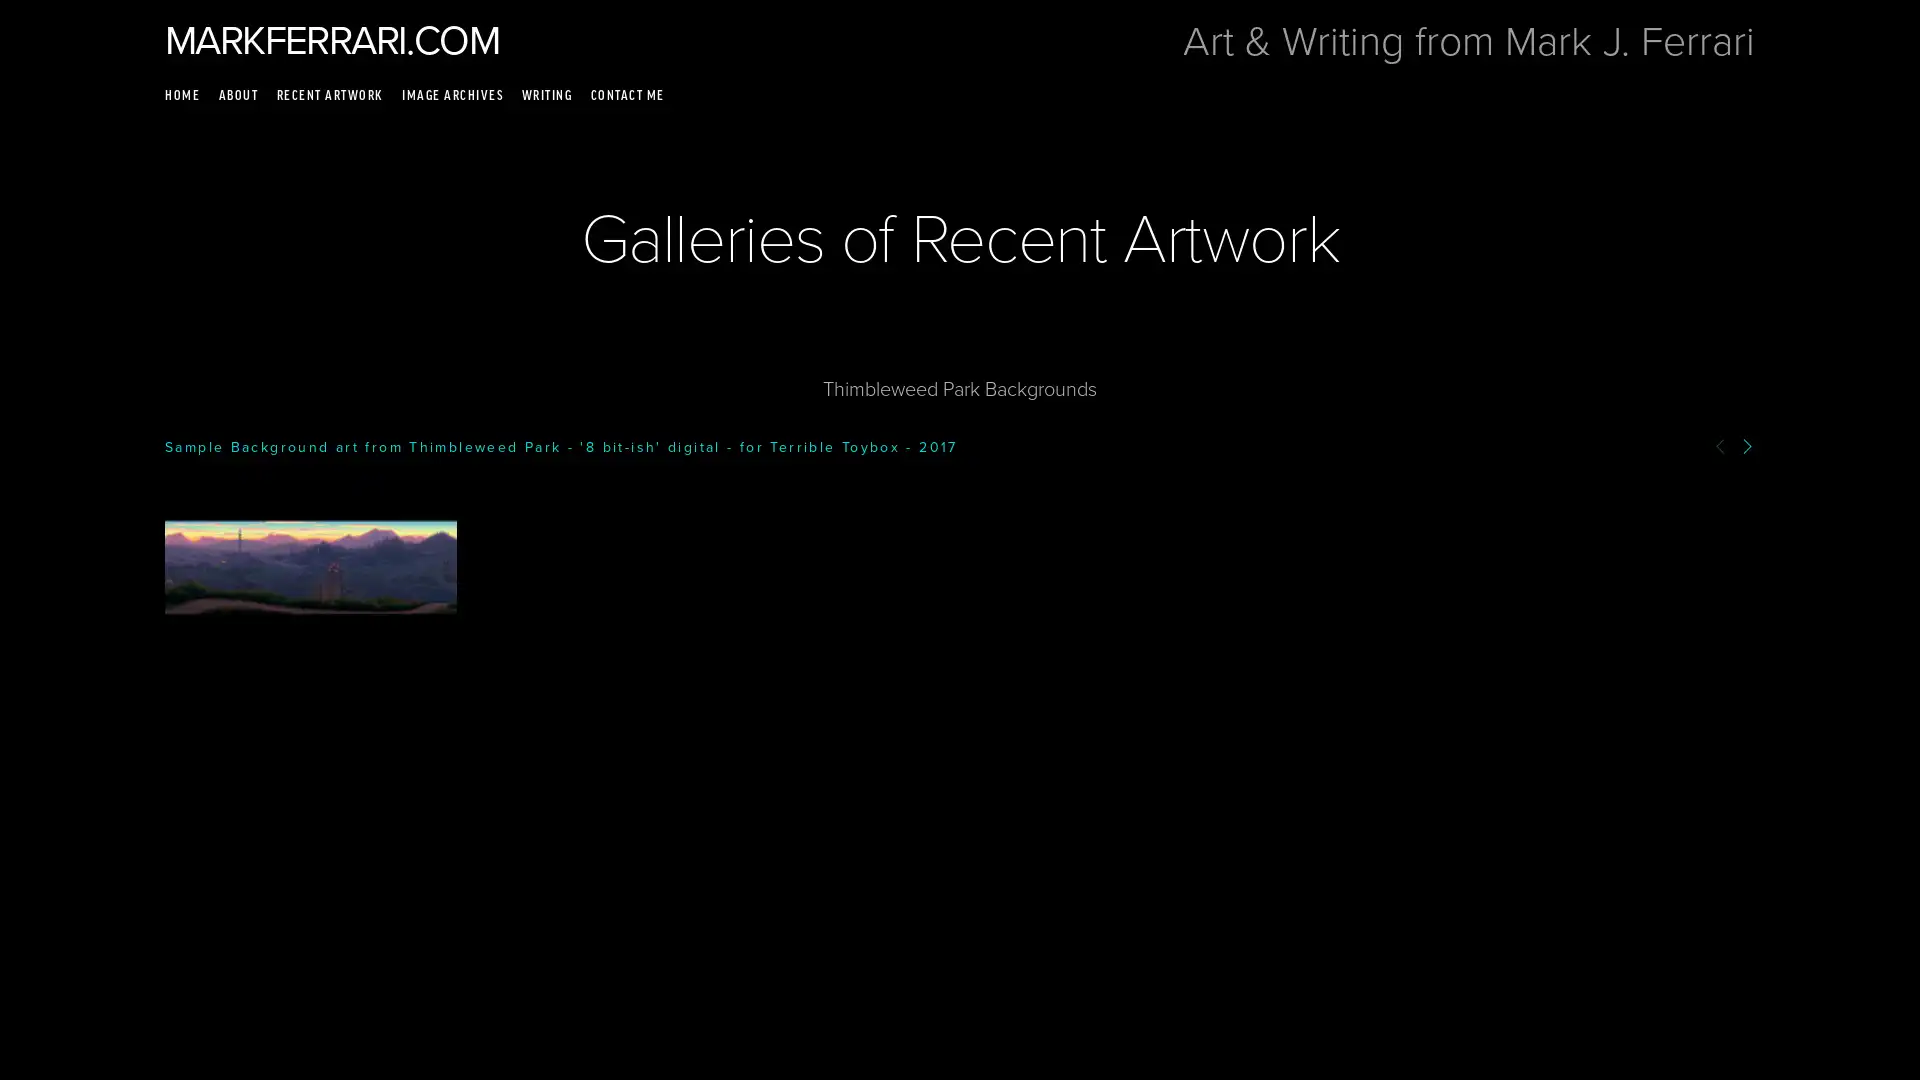 This screenshot has height=1080, width=1920. I want to click on Previous, so click(1720, 444).